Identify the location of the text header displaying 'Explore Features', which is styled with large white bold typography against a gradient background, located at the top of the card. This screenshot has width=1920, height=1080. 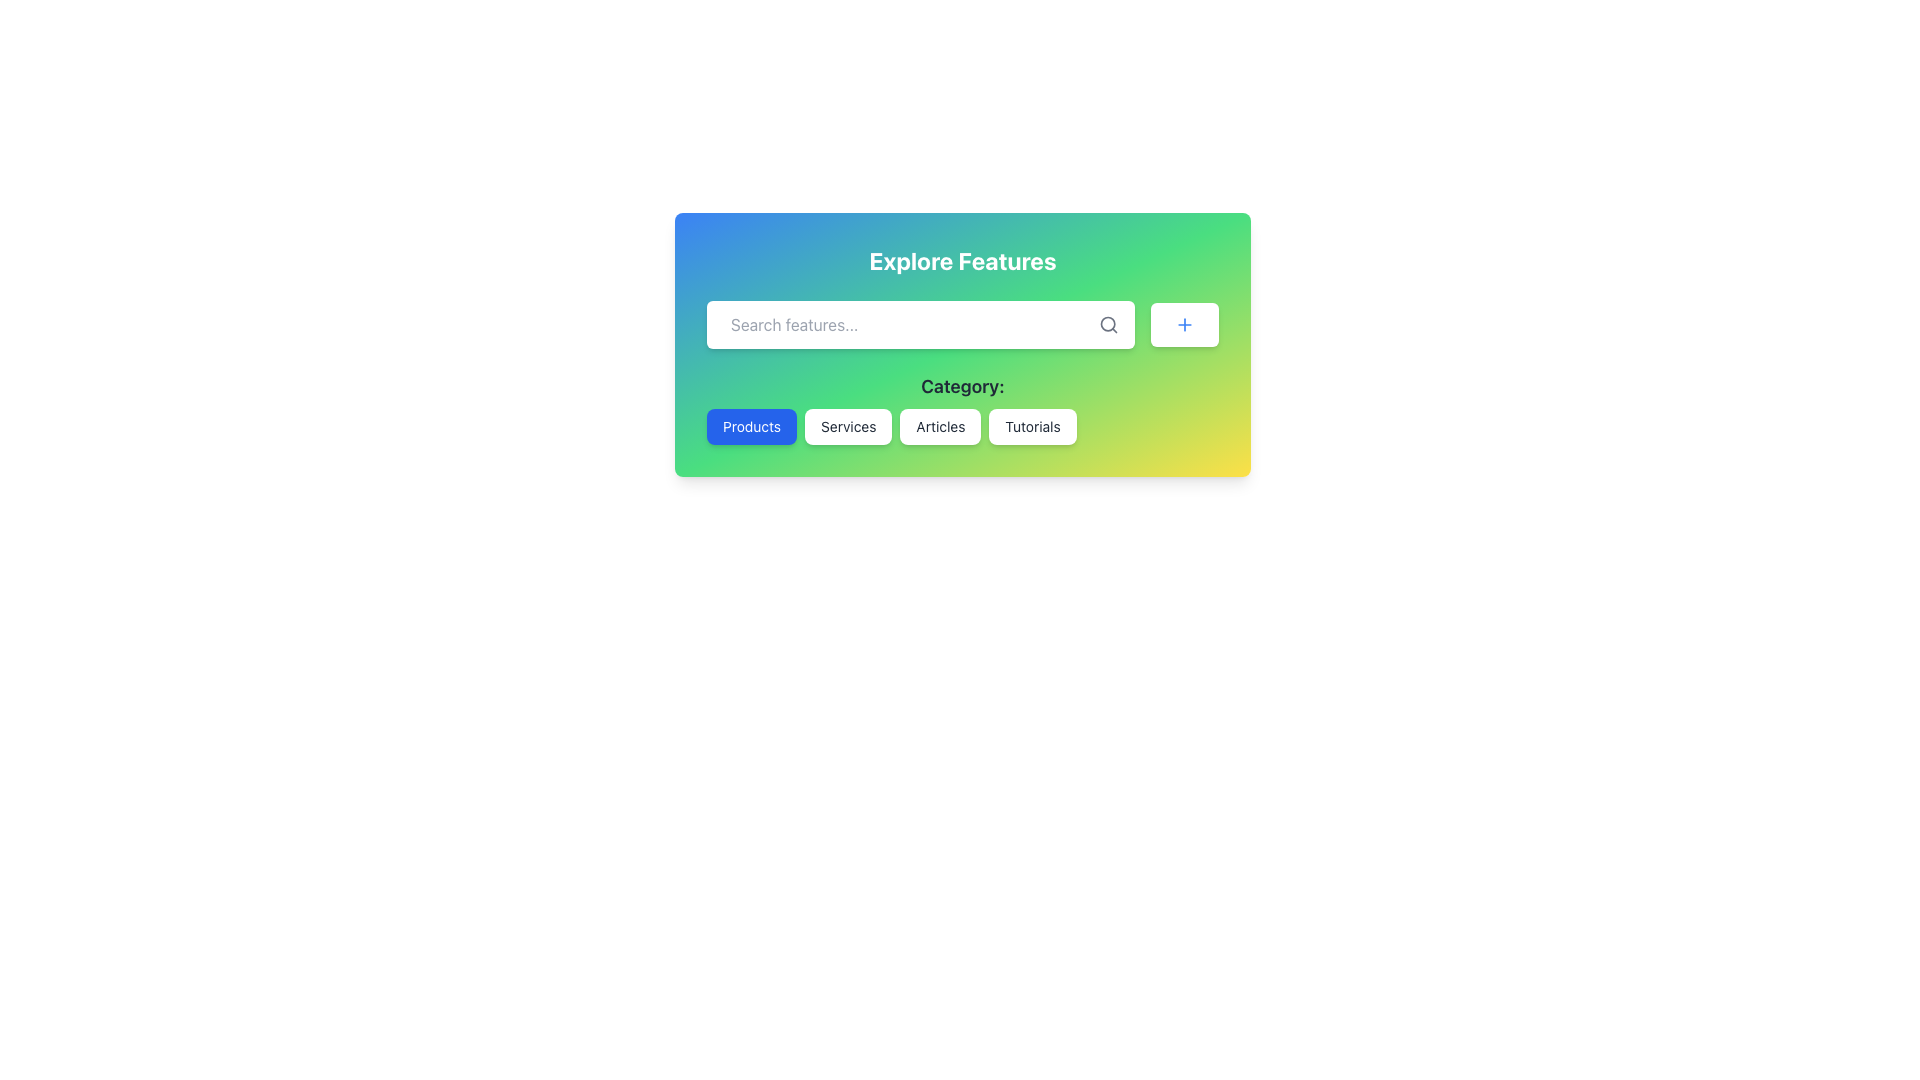
(963, 260).